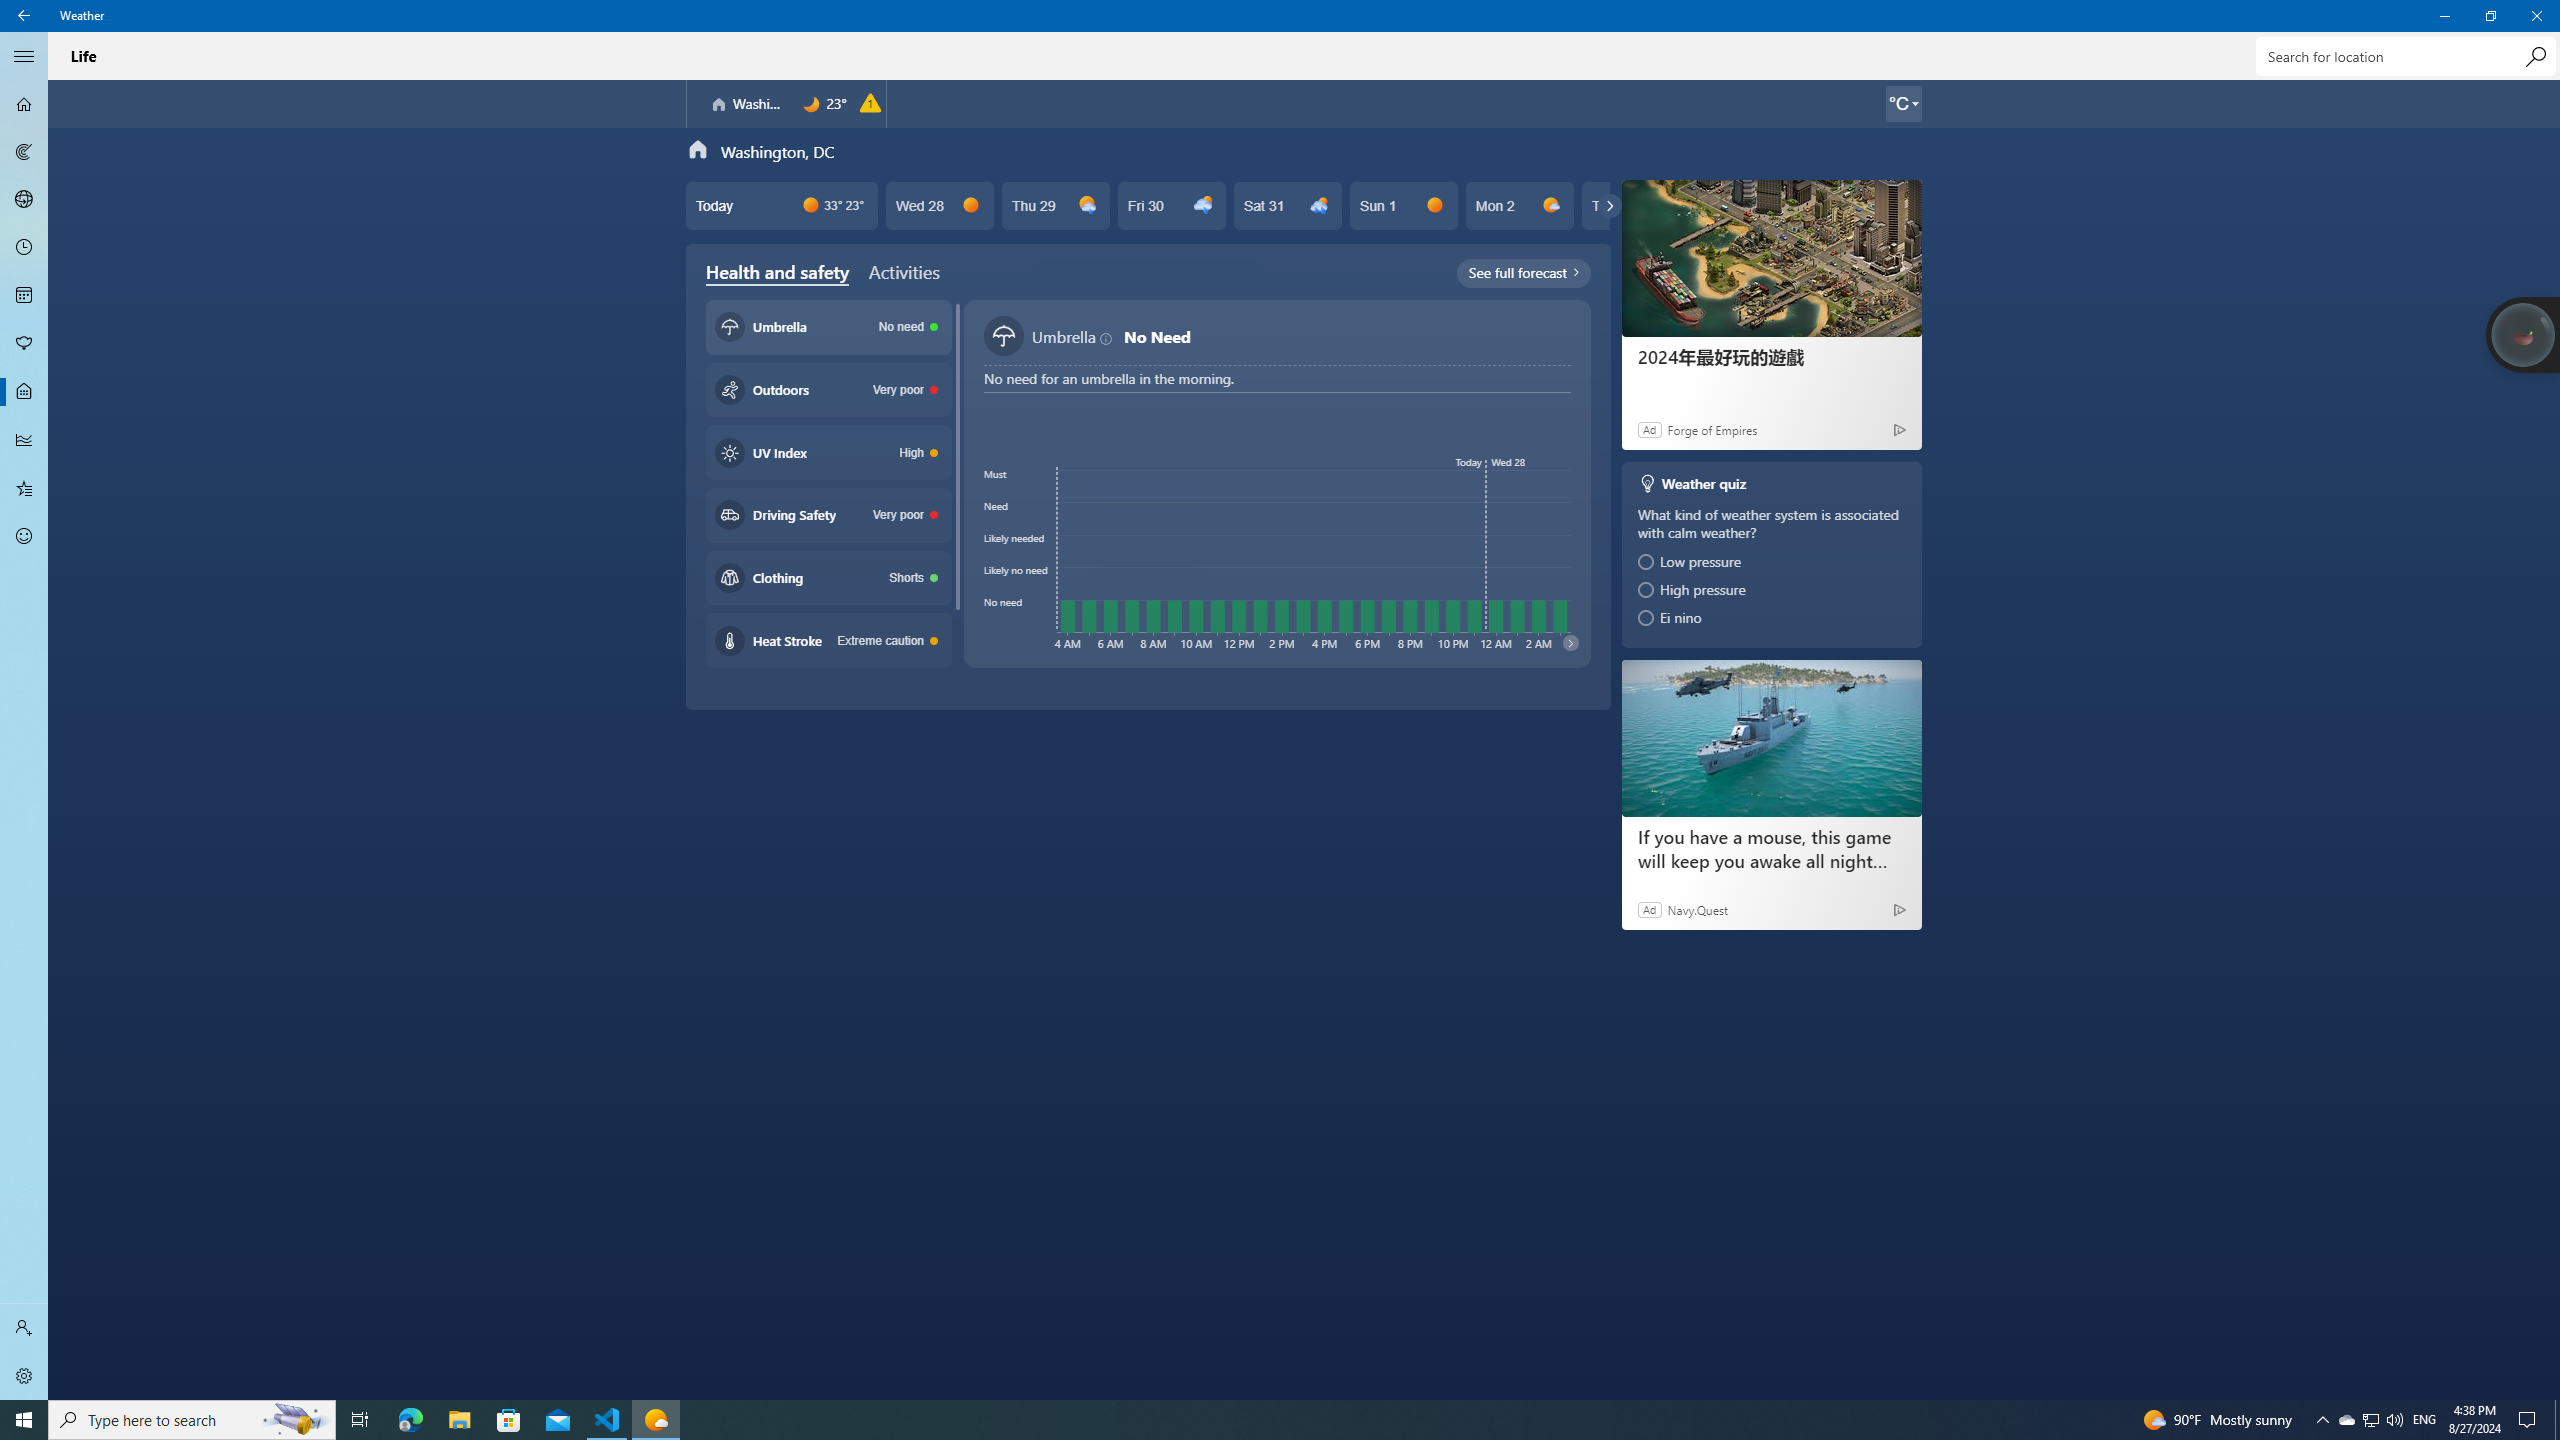 Image resolution: width=2560 pixels, height=1440 pixels. I want to click on 'Weather - 1 running window', so click(656, 1418).